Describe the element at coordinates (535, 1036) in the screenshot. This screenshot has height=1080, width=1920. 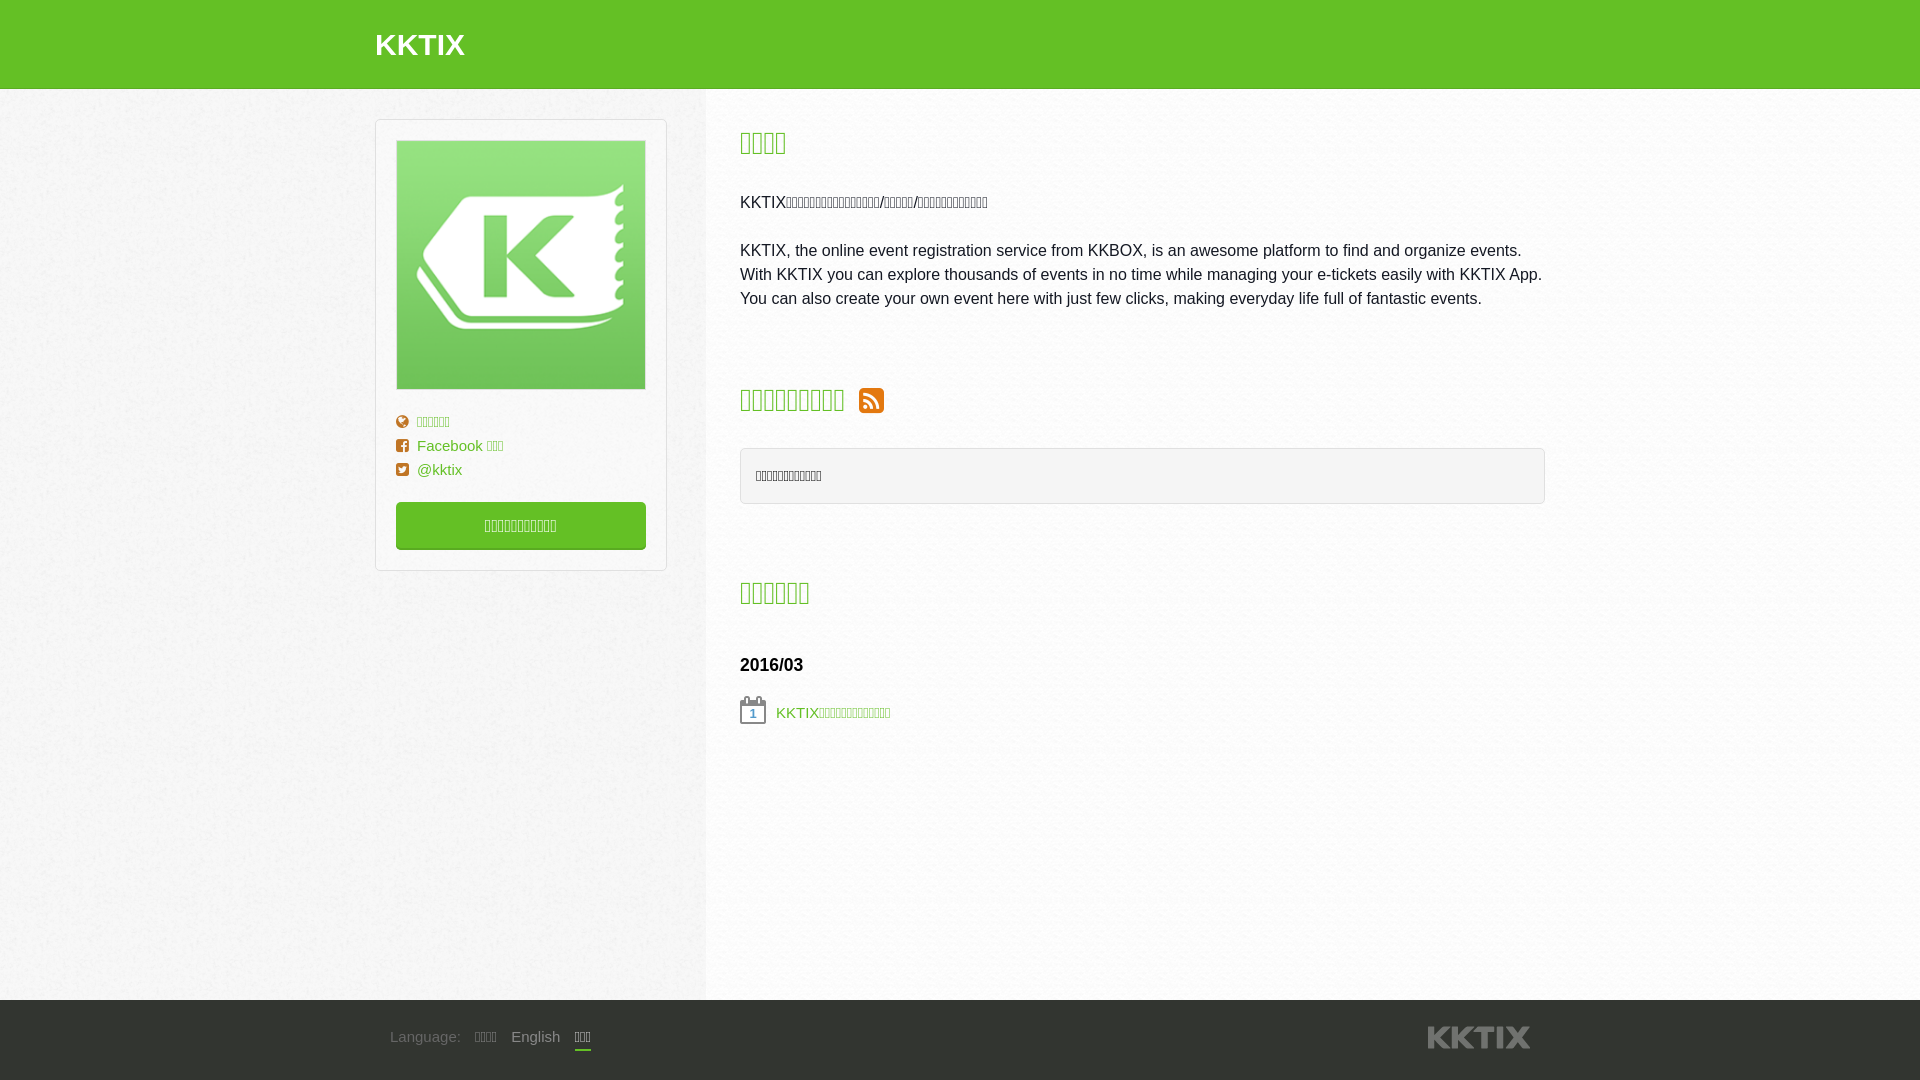
I see `'English'` at that location.